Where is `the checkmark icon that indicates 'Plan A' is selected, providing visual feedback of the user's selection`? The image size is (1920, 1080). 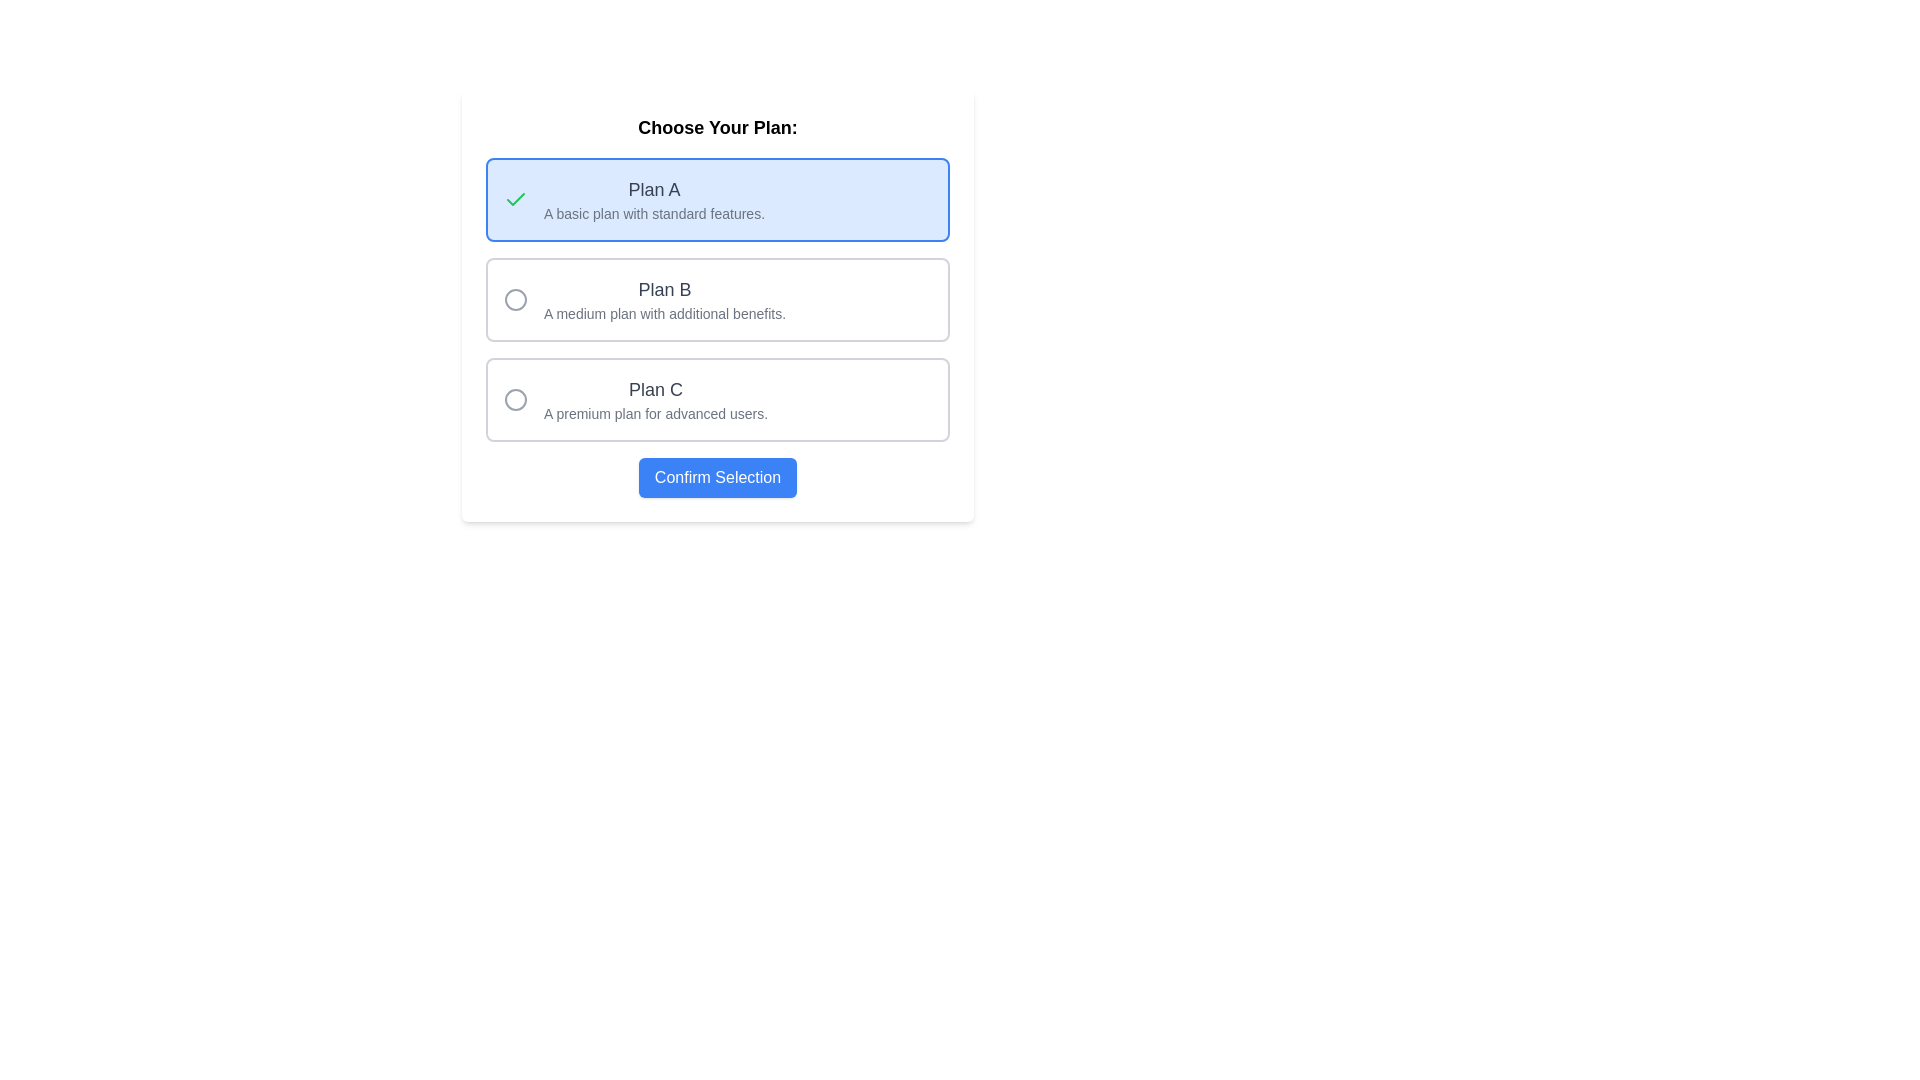 the checkmark icon that indicates 'Plan A' is selected, providing visual feedback of the user's selection is located at coordinates (515, 199).